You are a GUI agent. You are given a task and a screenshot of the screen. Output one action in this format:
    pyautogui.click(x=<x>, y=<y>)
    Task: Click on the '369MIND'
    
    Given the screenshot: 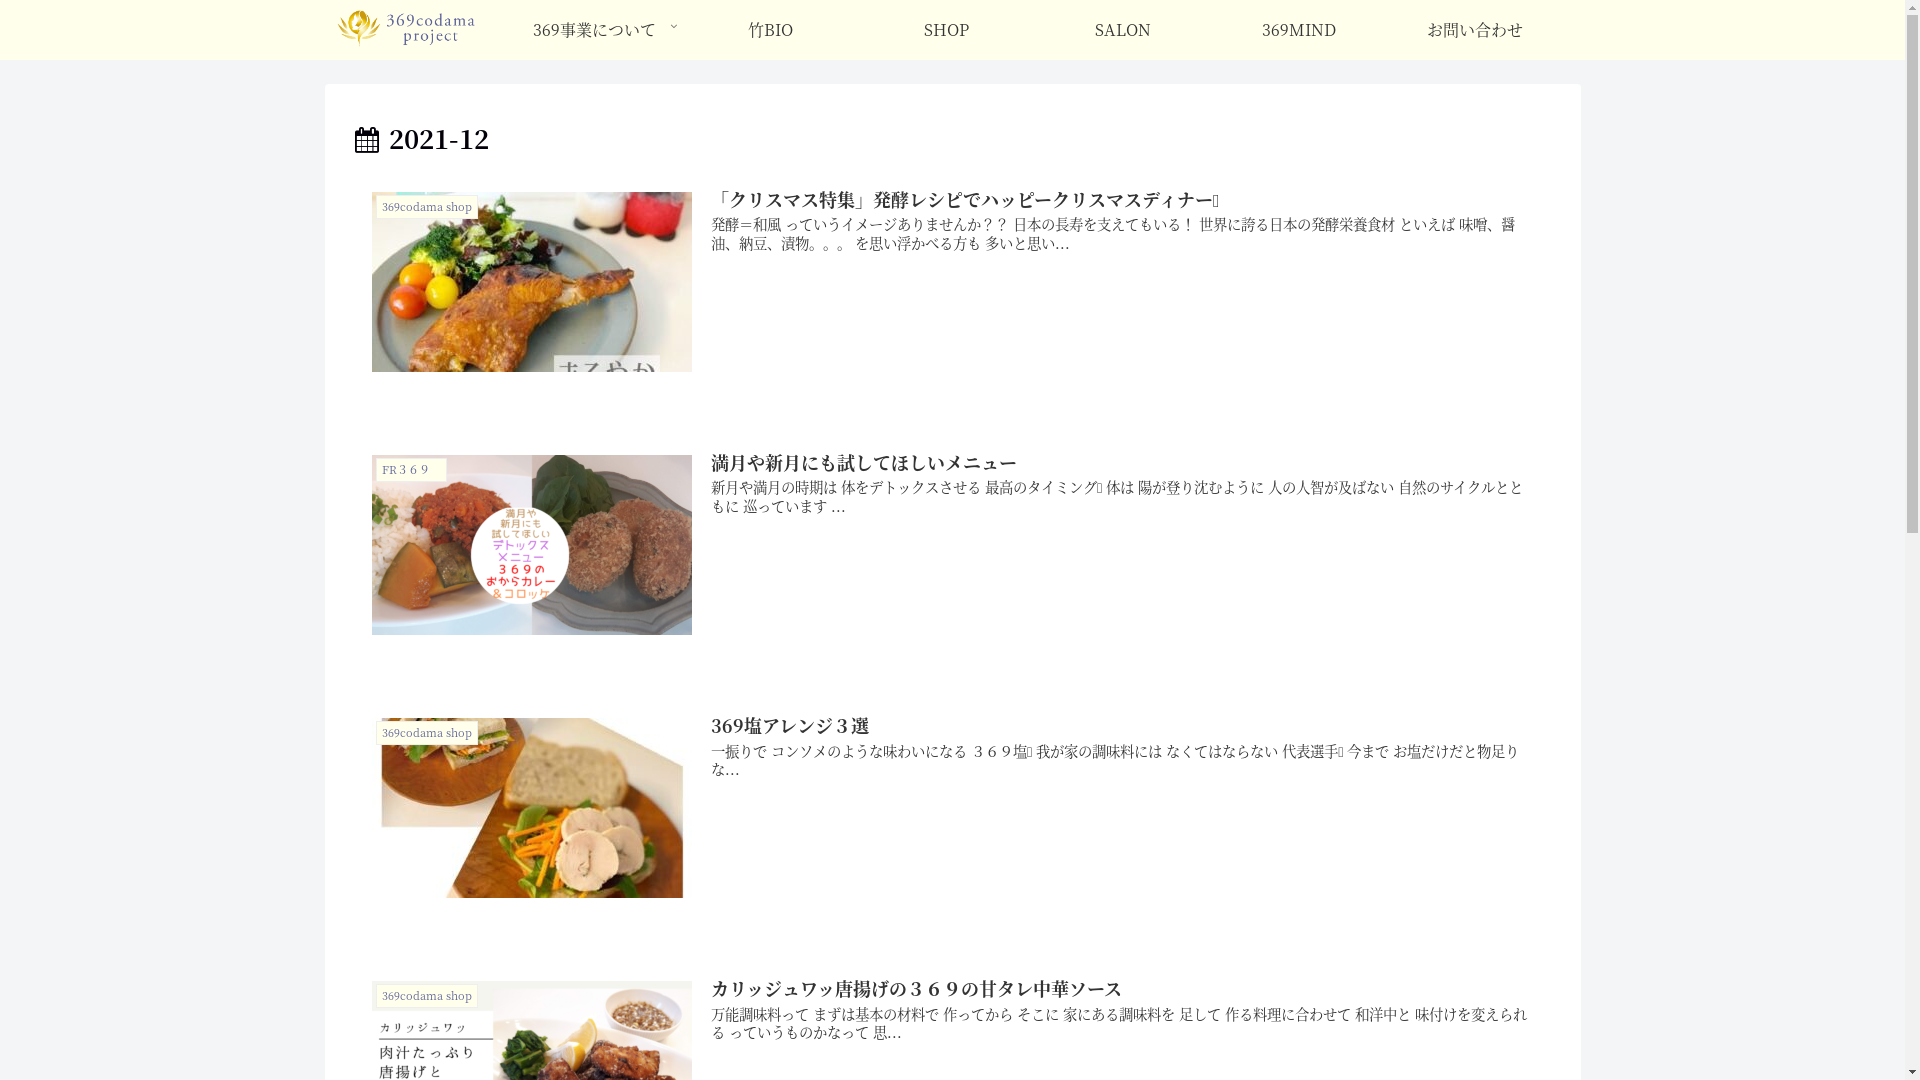 What is the action you would take?
    pyautogui.click(x=1299, y=30)
    